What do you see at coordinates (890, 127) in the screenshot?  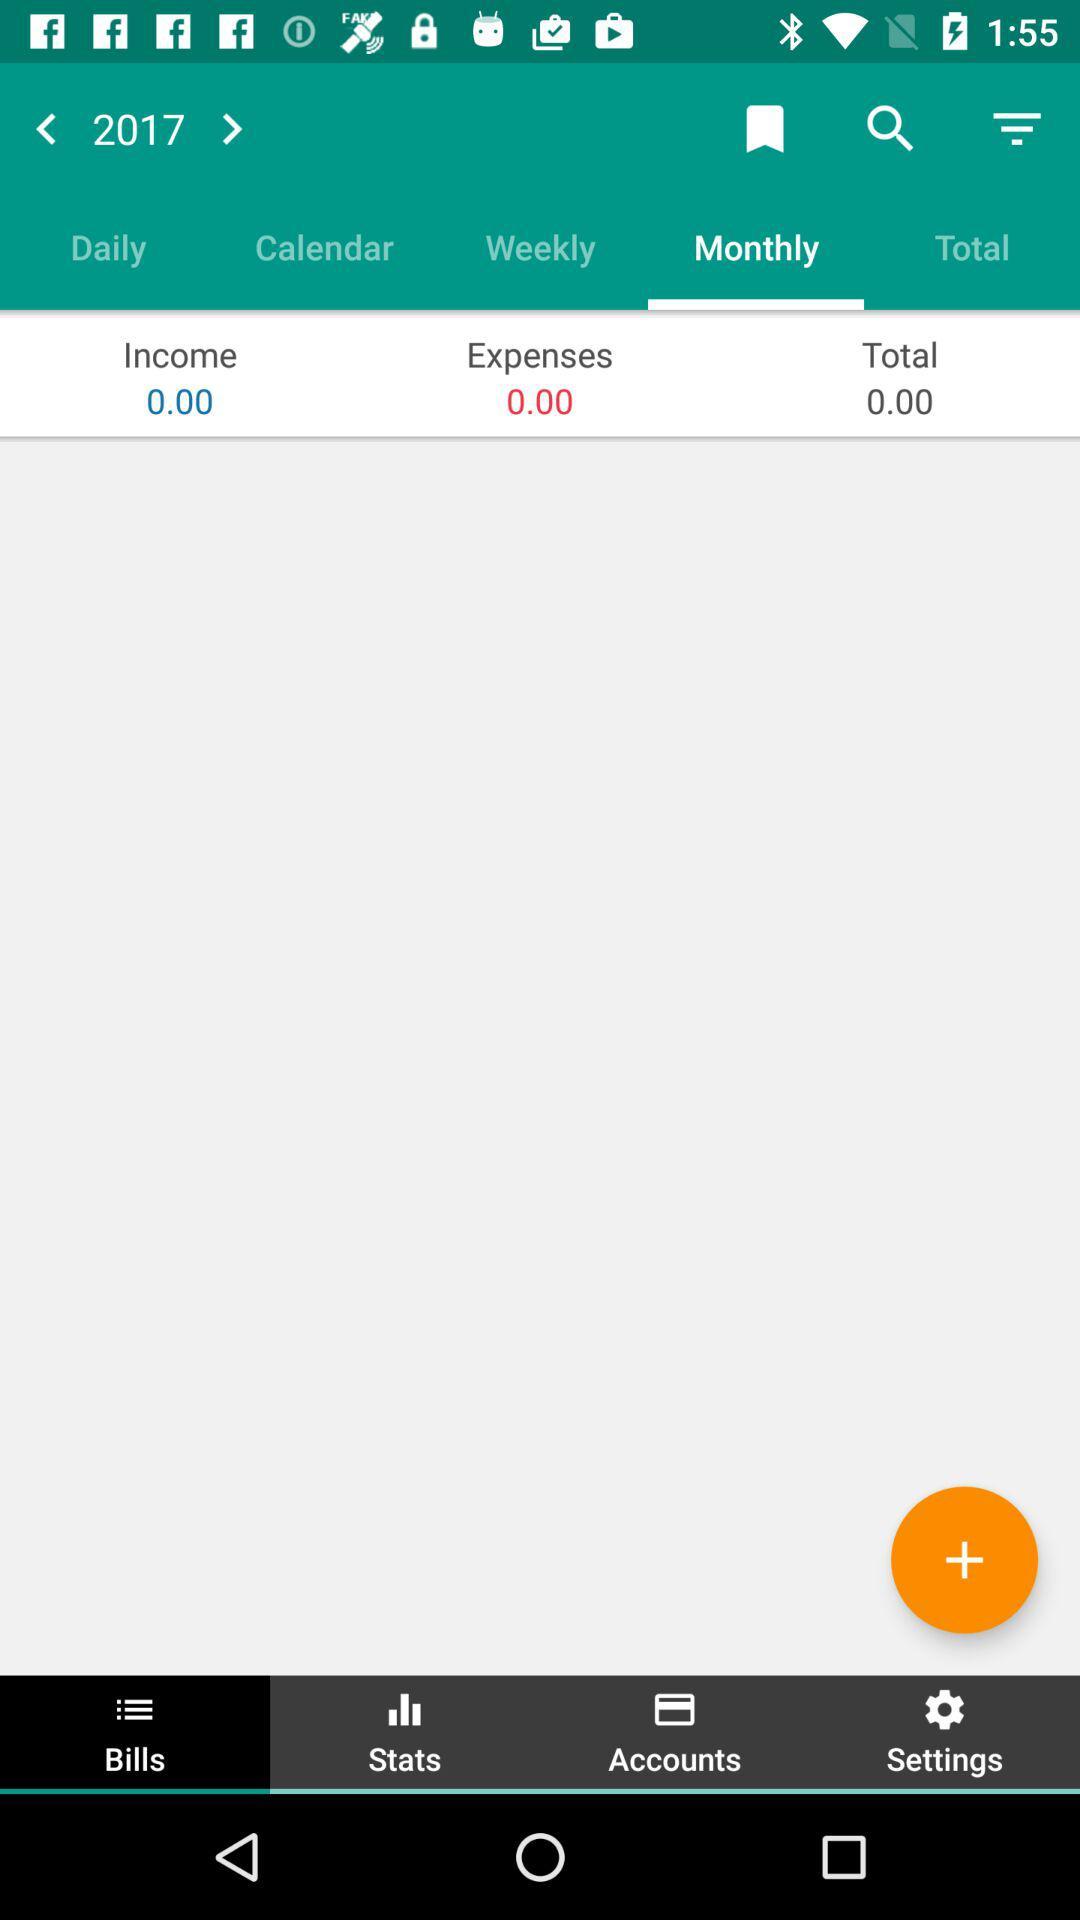 I see `the search icon` at bounding box center [890, 127].